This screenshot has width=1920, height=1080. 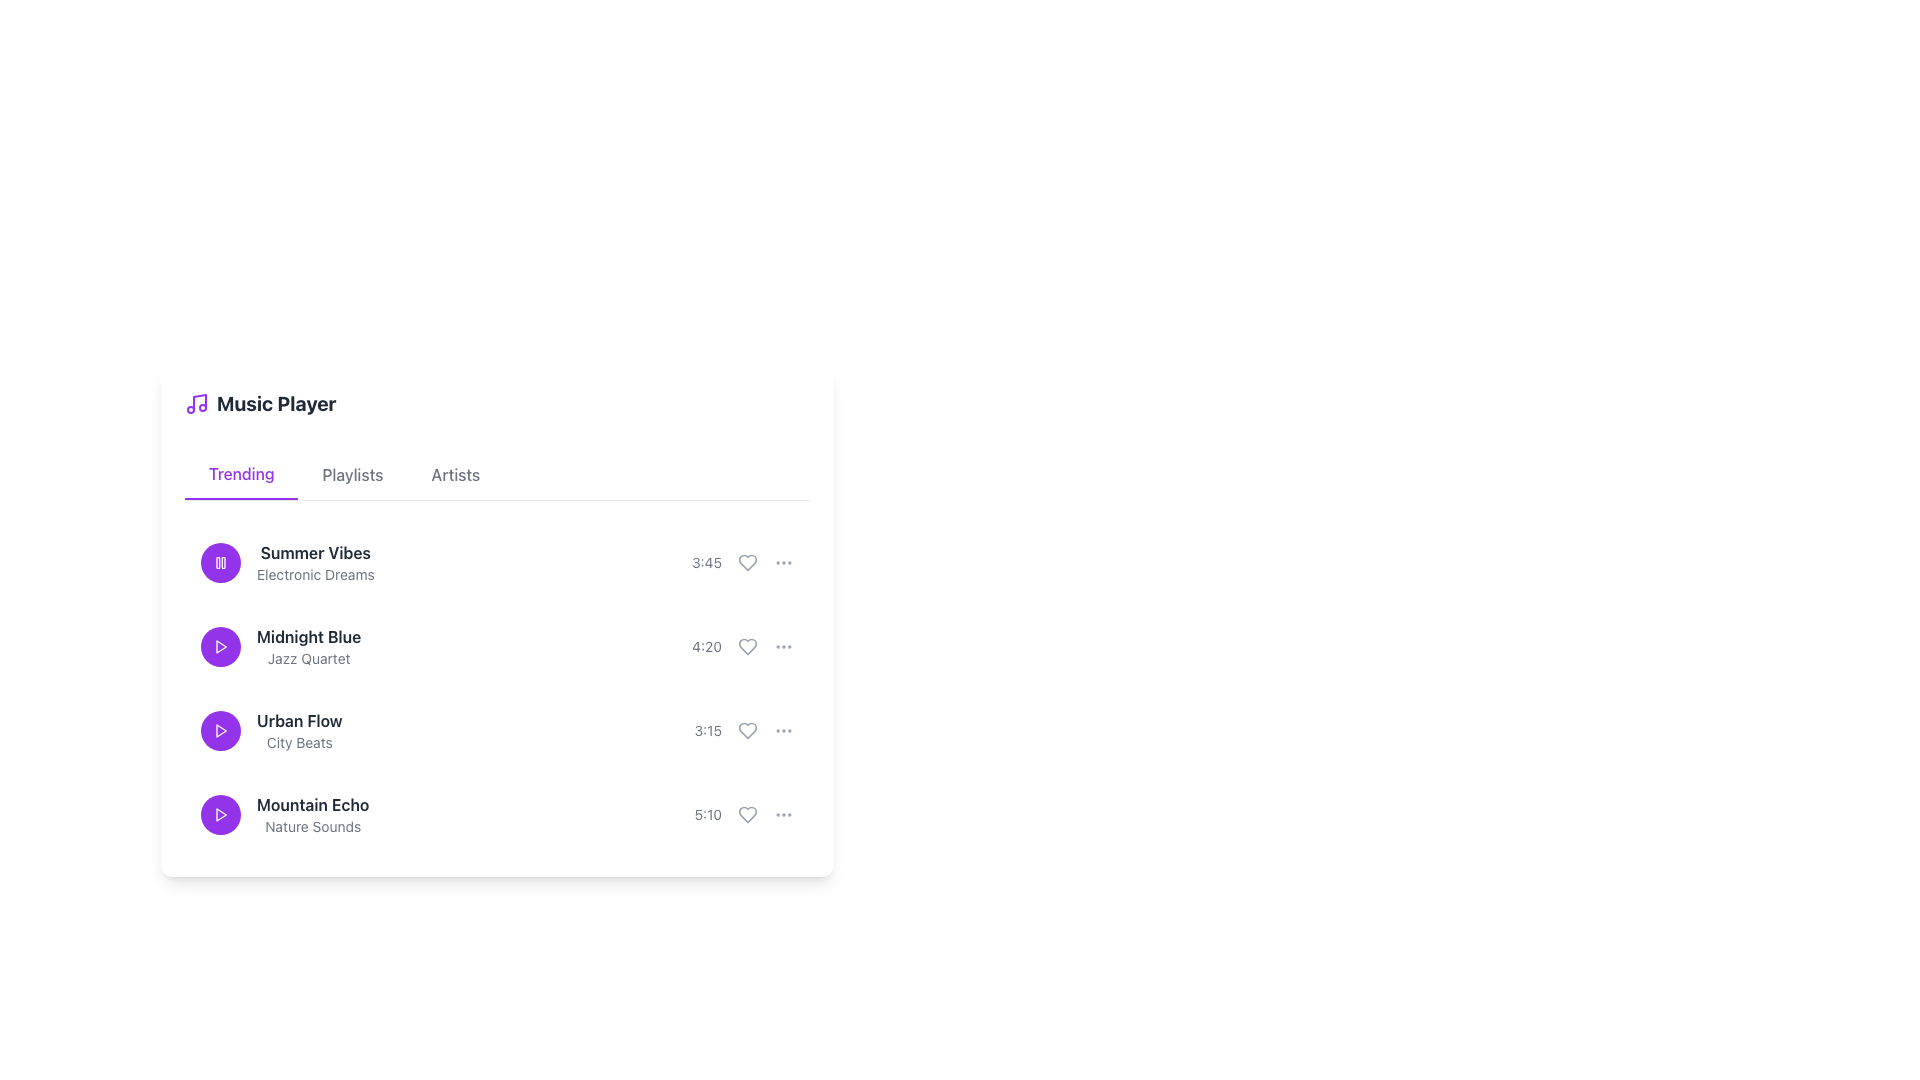 I want to click on text of the title label for the third music track, which is located between 'Midnight Blue' and 'Mountain Echo' and above the subtitle 'City Beats', so click(x=298, y=721).